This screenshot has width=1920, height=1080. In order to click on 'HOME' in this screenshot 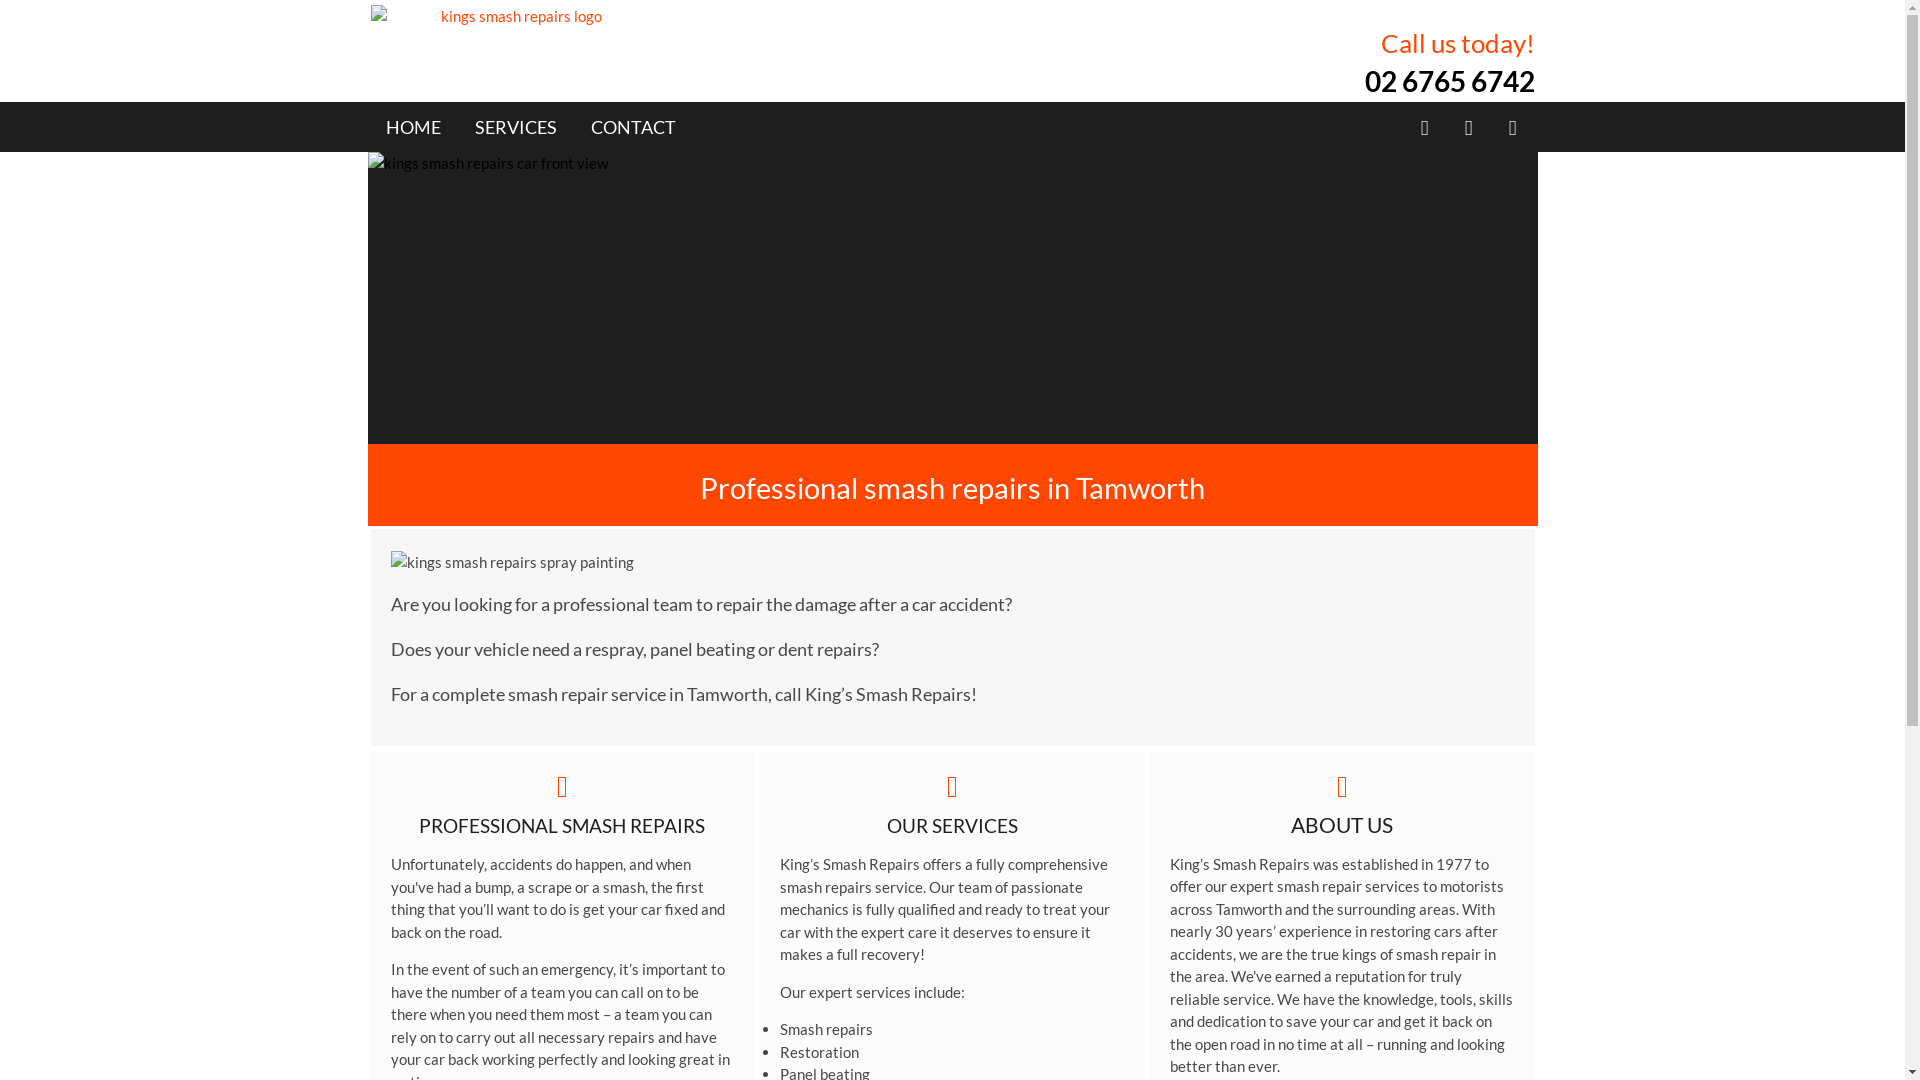, I will do `click(385, 127)`.